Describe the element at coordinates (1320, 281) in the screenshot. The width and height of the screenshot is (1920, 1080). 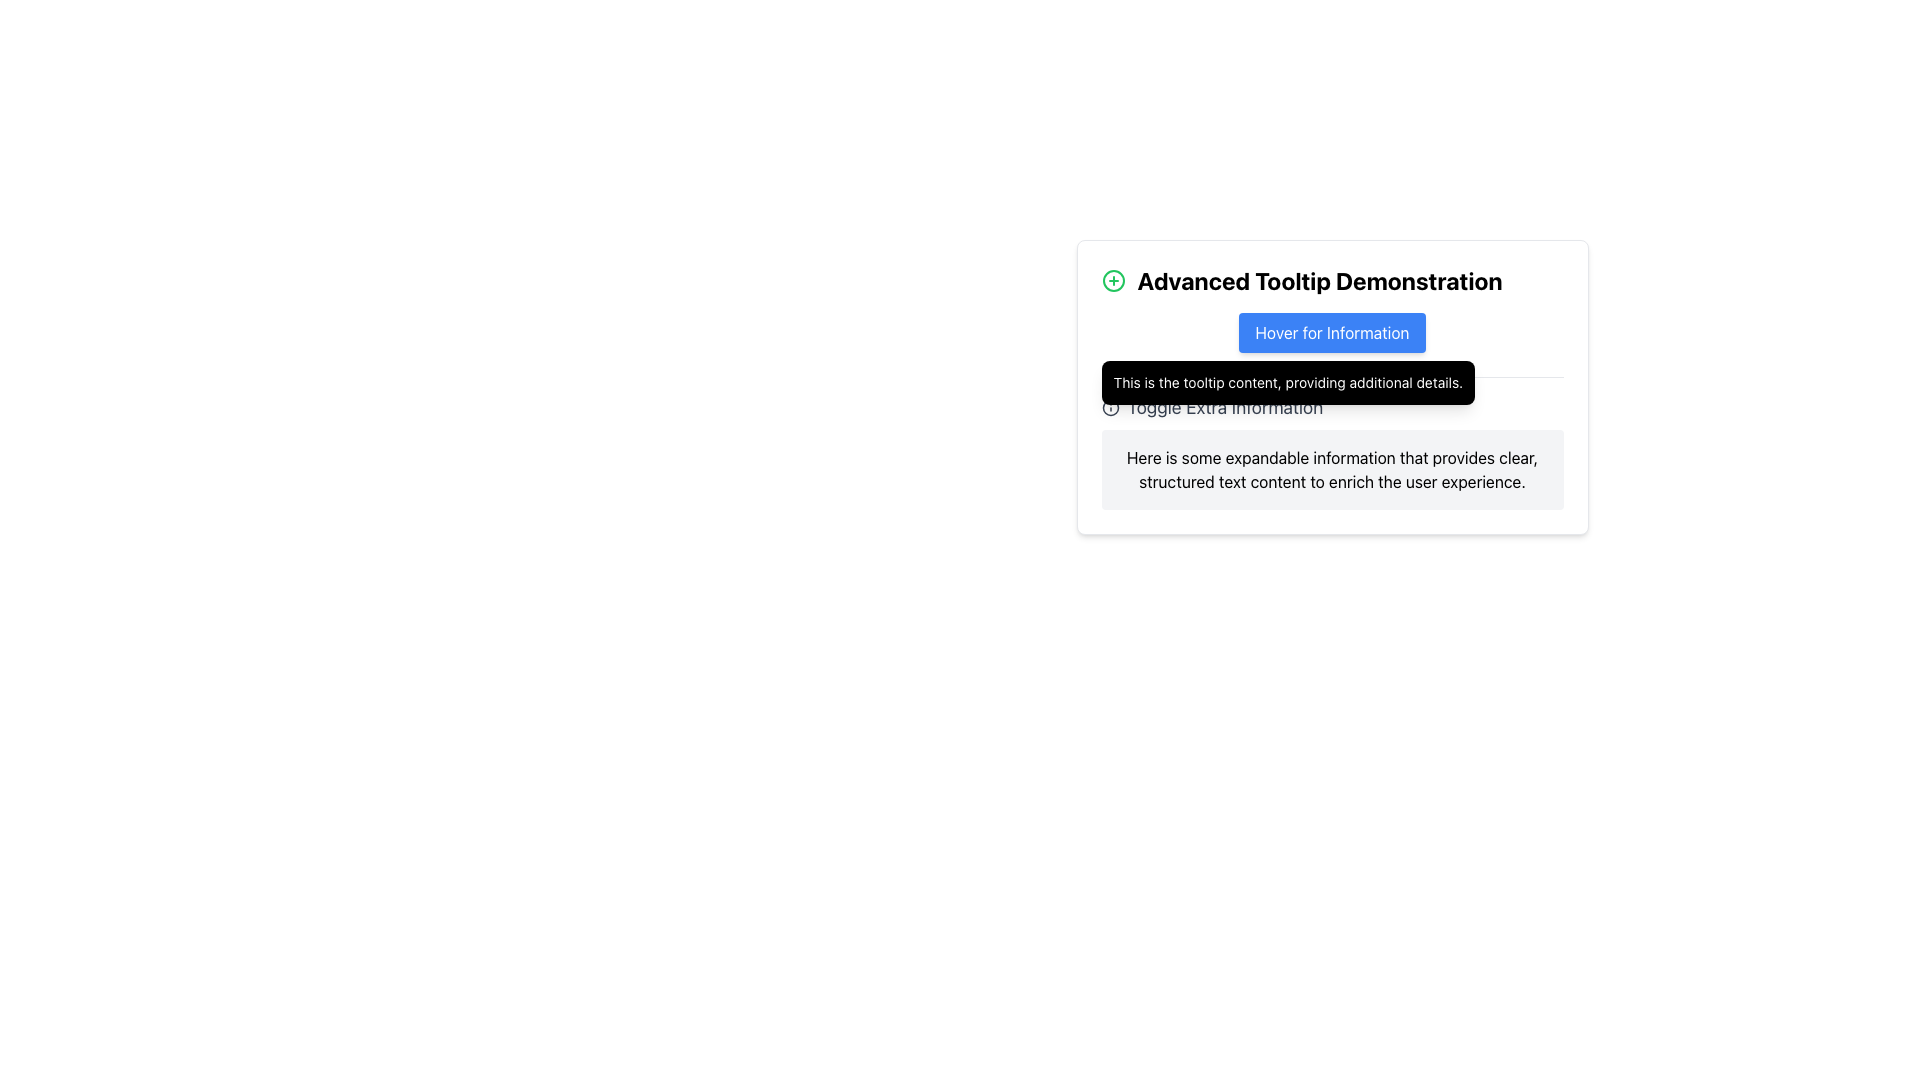
I see `the title text that serves as a heading for the section, positioned to the right of a green plus icon at the central top area of the card` at that location.